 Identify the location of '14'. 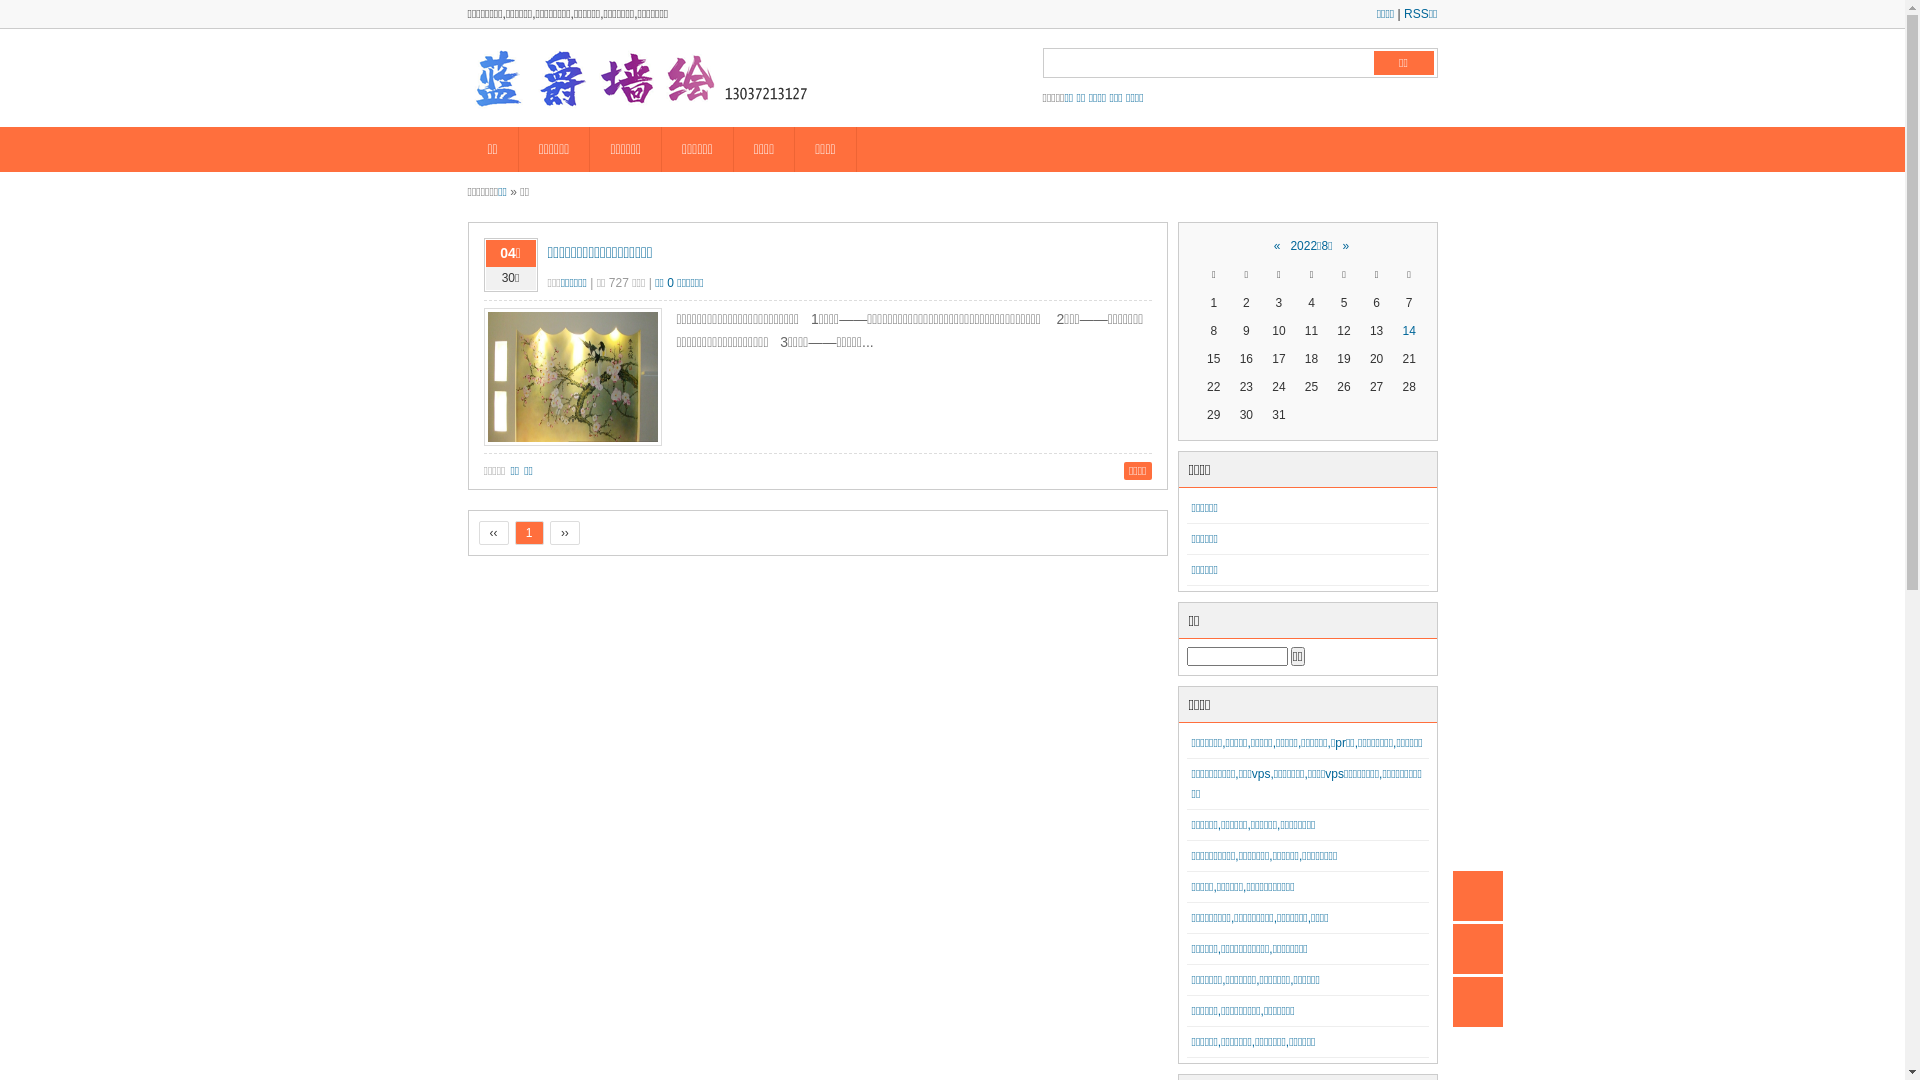
(1407, 330).